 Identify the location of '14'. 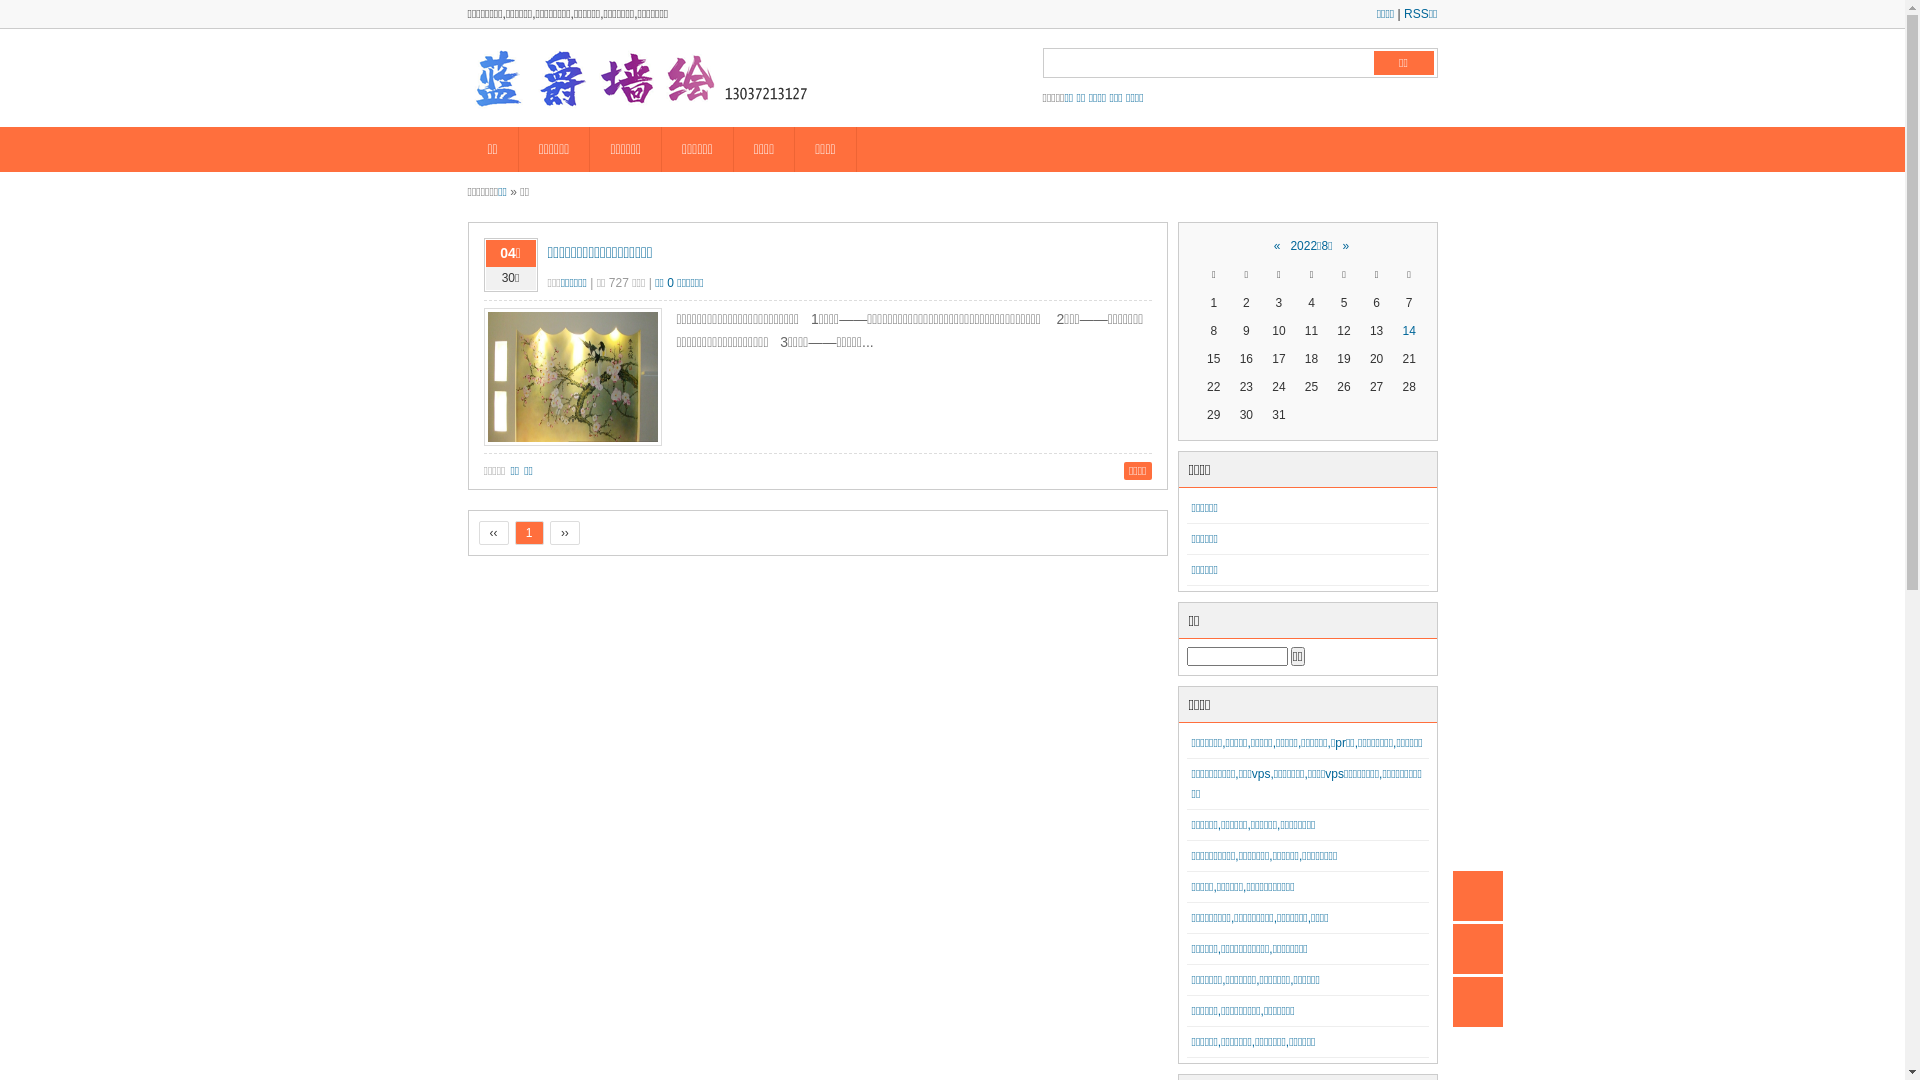
(1407, 330).